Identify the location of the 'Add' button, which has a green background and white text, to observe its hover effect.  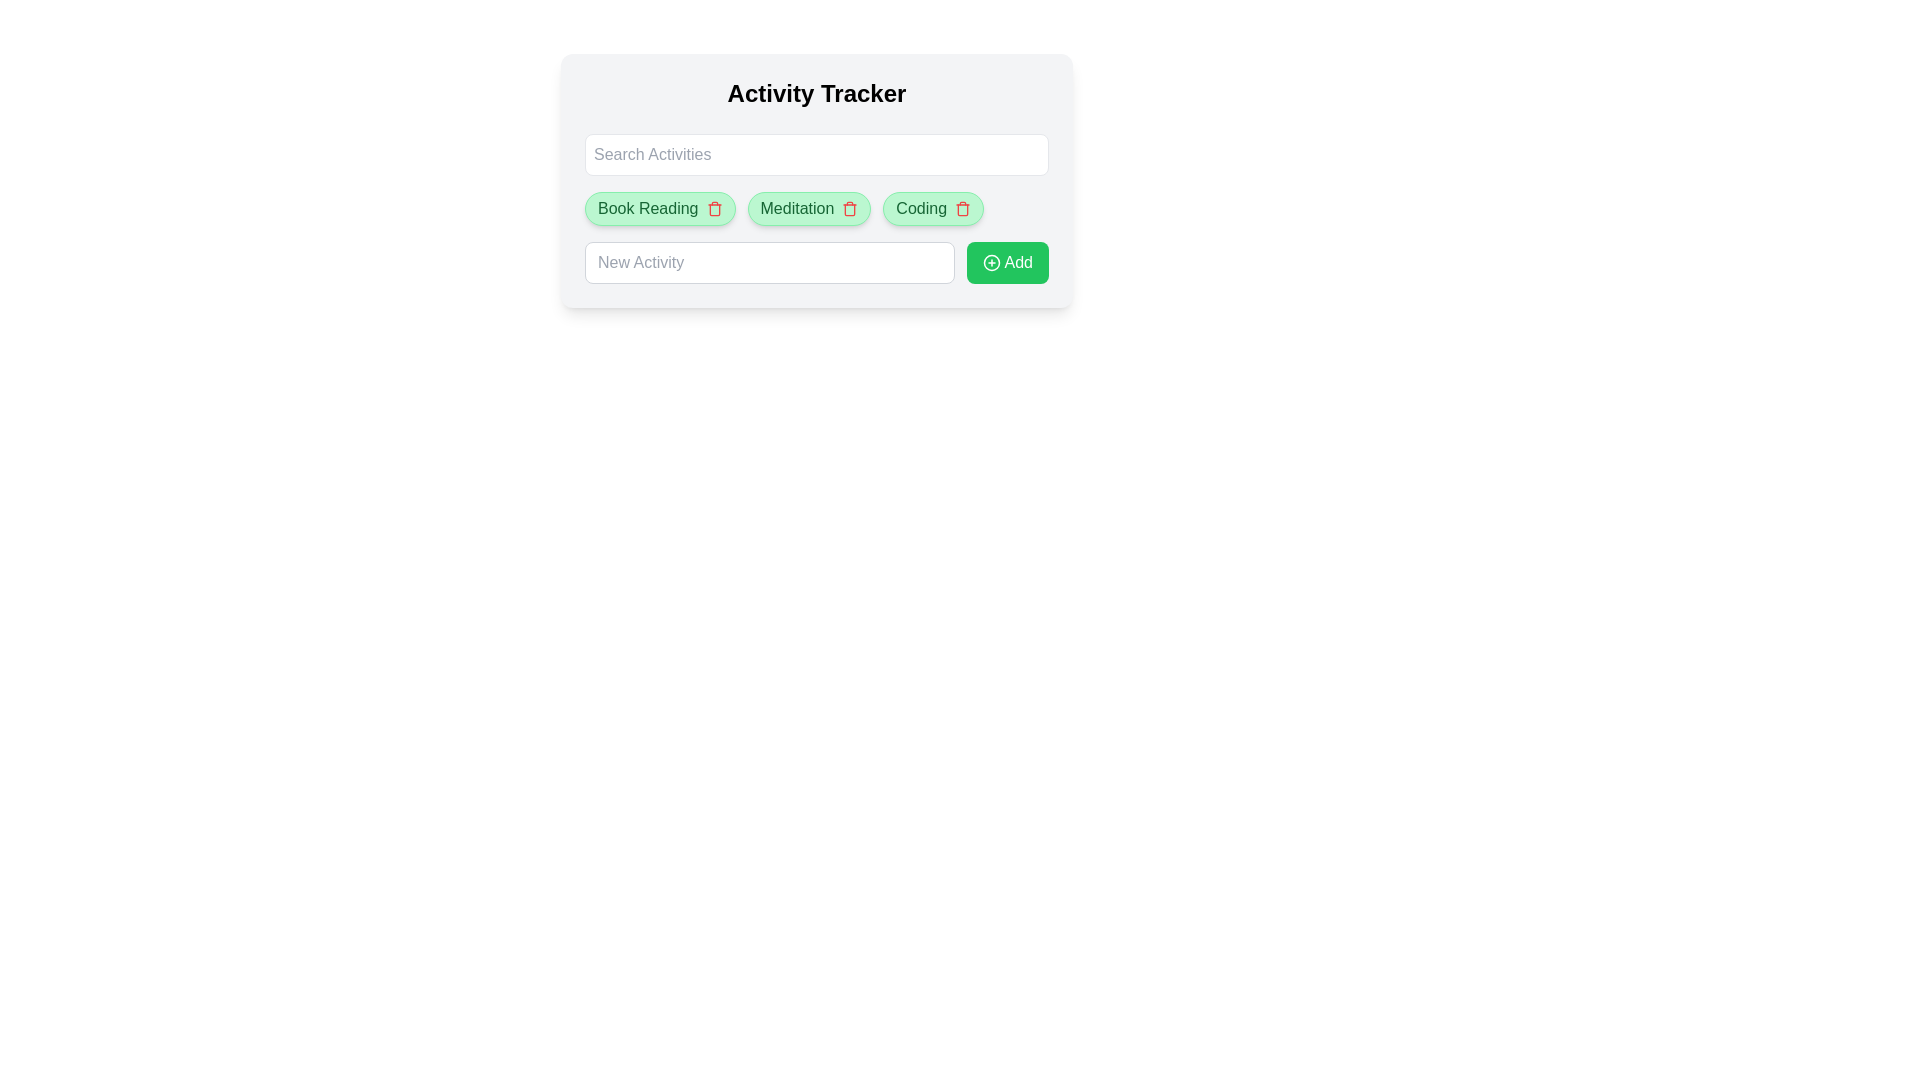
(1007, 261).